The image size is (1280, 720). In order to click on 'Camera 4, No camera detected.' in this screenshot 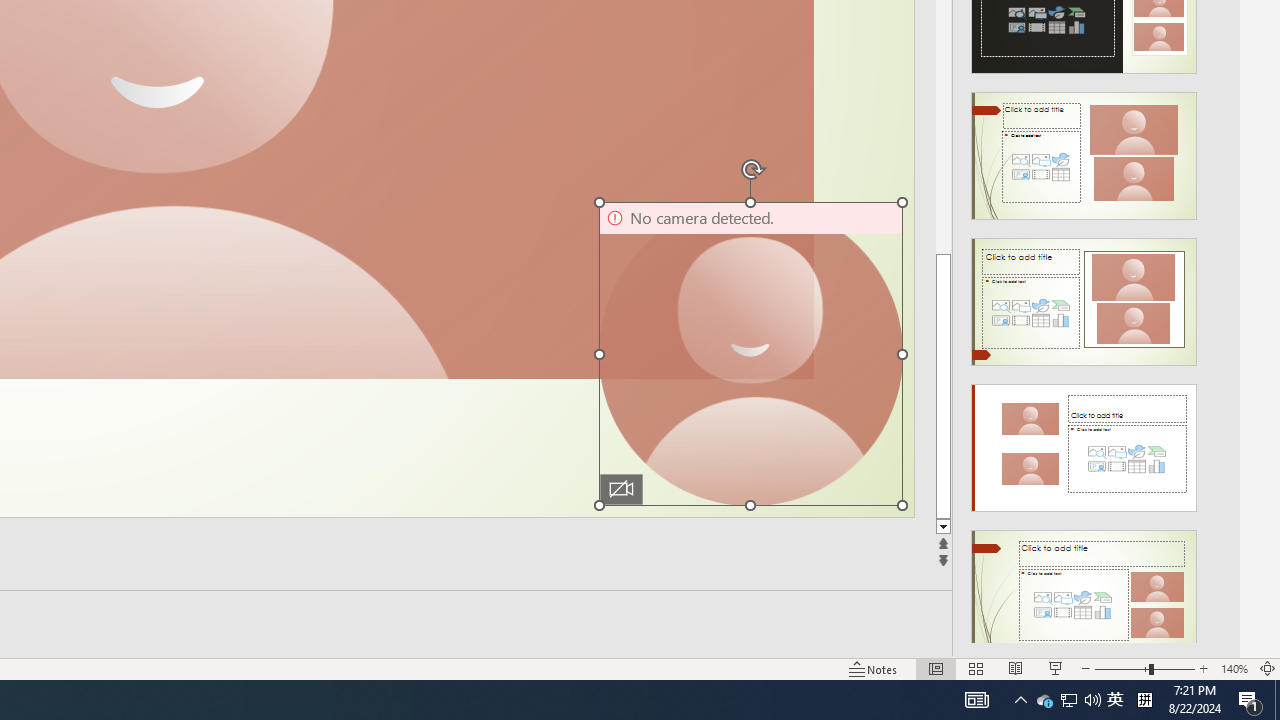, I will do `click(749, 352)`.